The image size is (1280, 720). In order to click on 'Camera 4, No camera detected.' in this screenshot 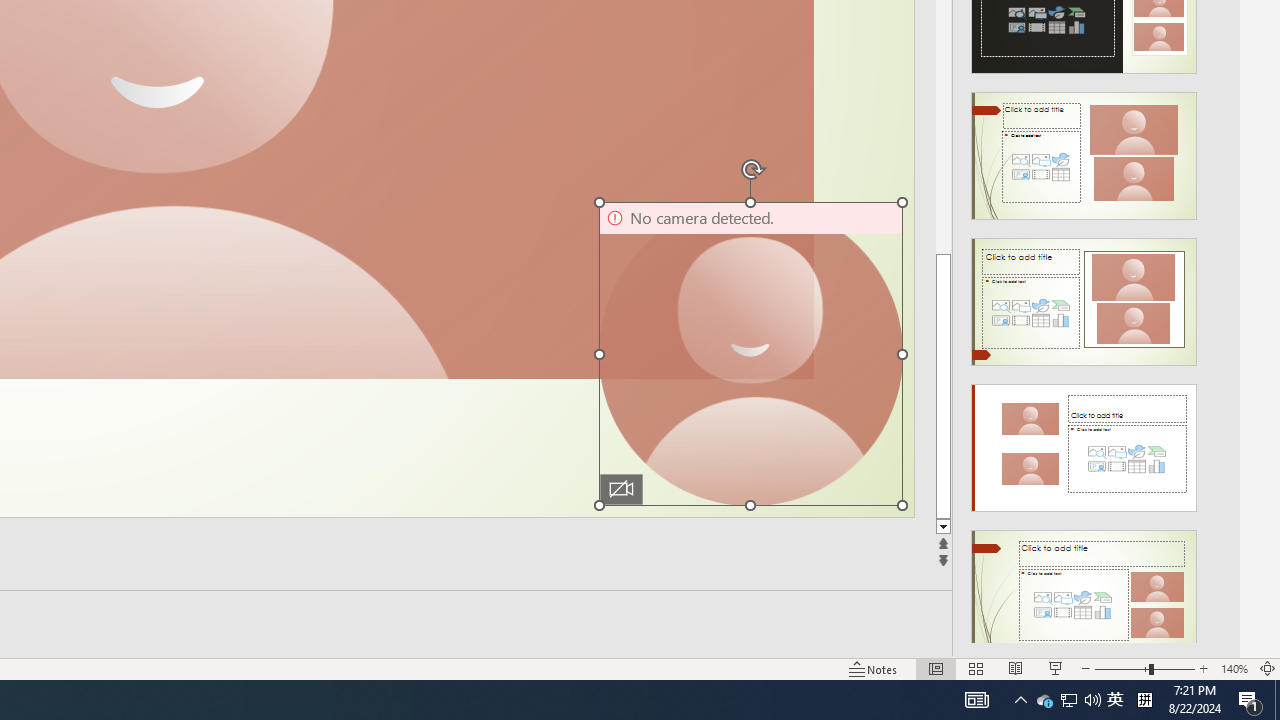, I will do `click(749, 352)`.